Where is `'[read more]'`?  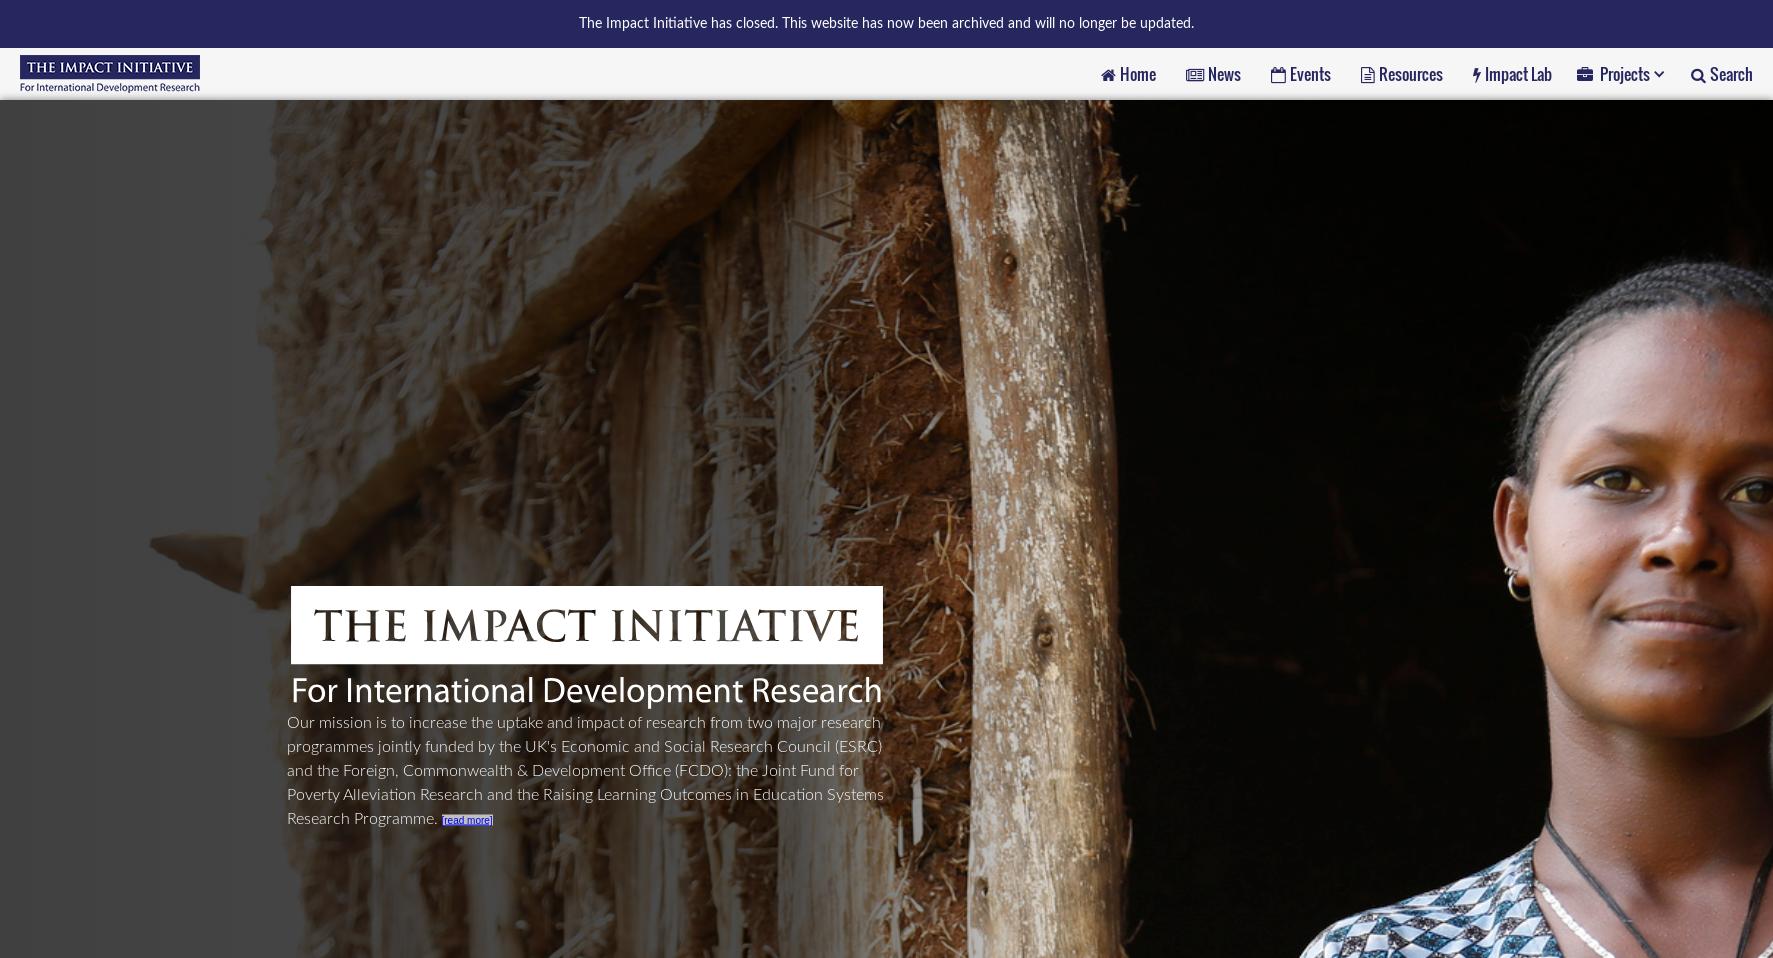
'[read more]' is located at coordinates (465, 818).